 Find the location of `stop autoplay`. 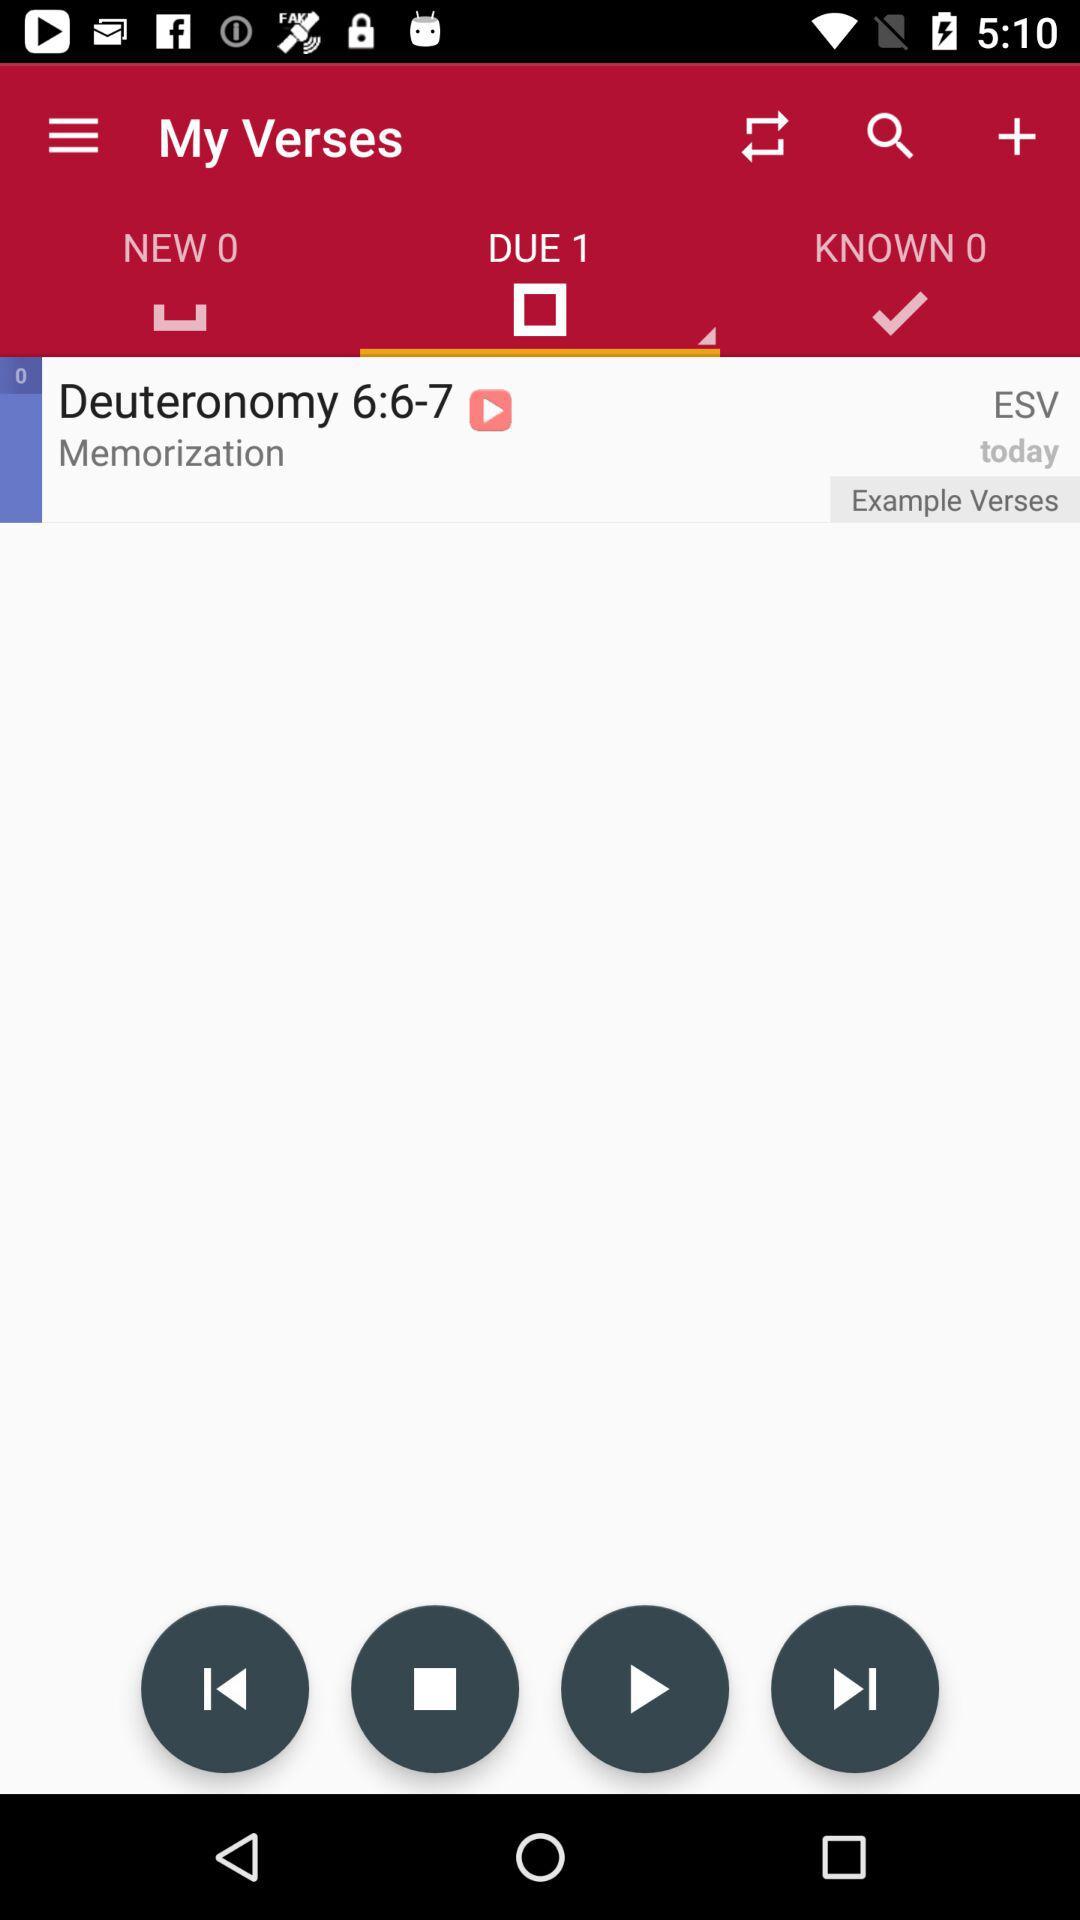

stop autoplay is located at coordinates (434, 1688).